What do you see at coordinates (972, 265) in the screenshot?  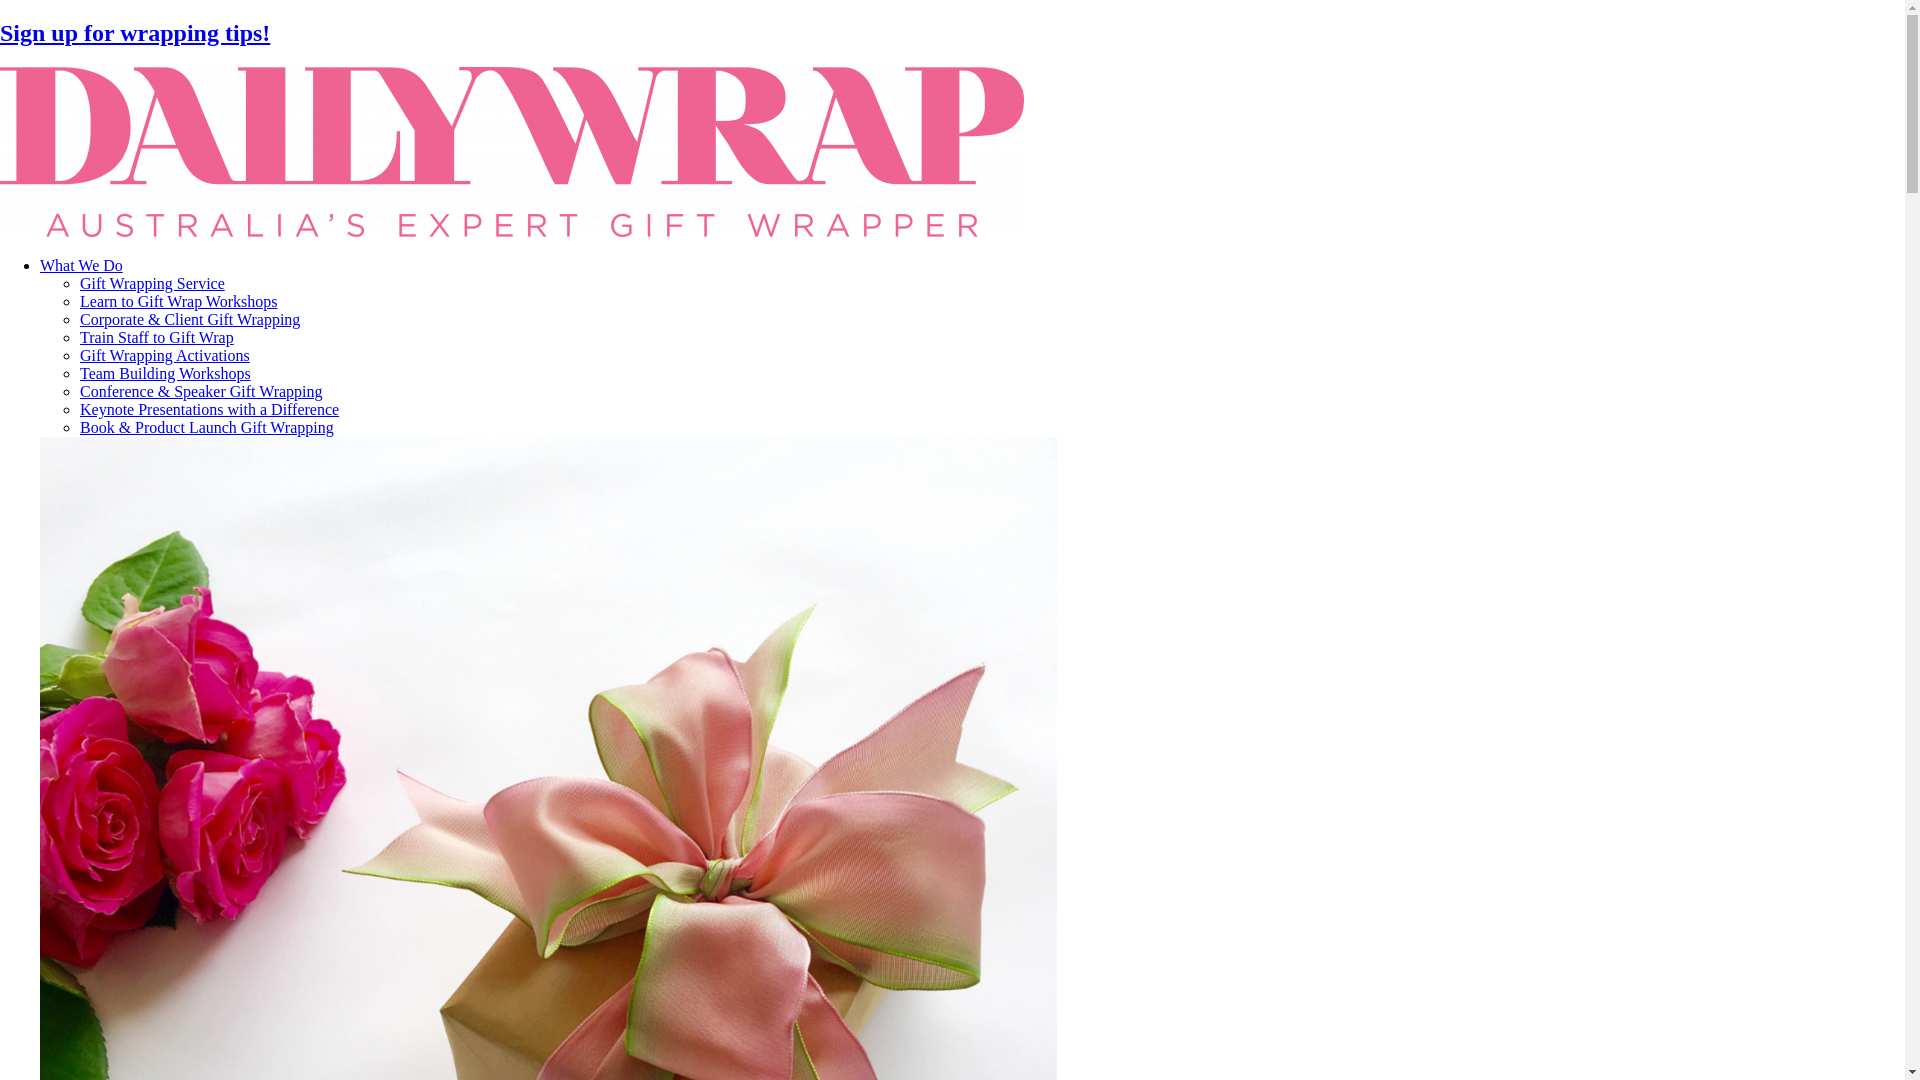 I see `'What We Do'` at bounding box center [972, 265].